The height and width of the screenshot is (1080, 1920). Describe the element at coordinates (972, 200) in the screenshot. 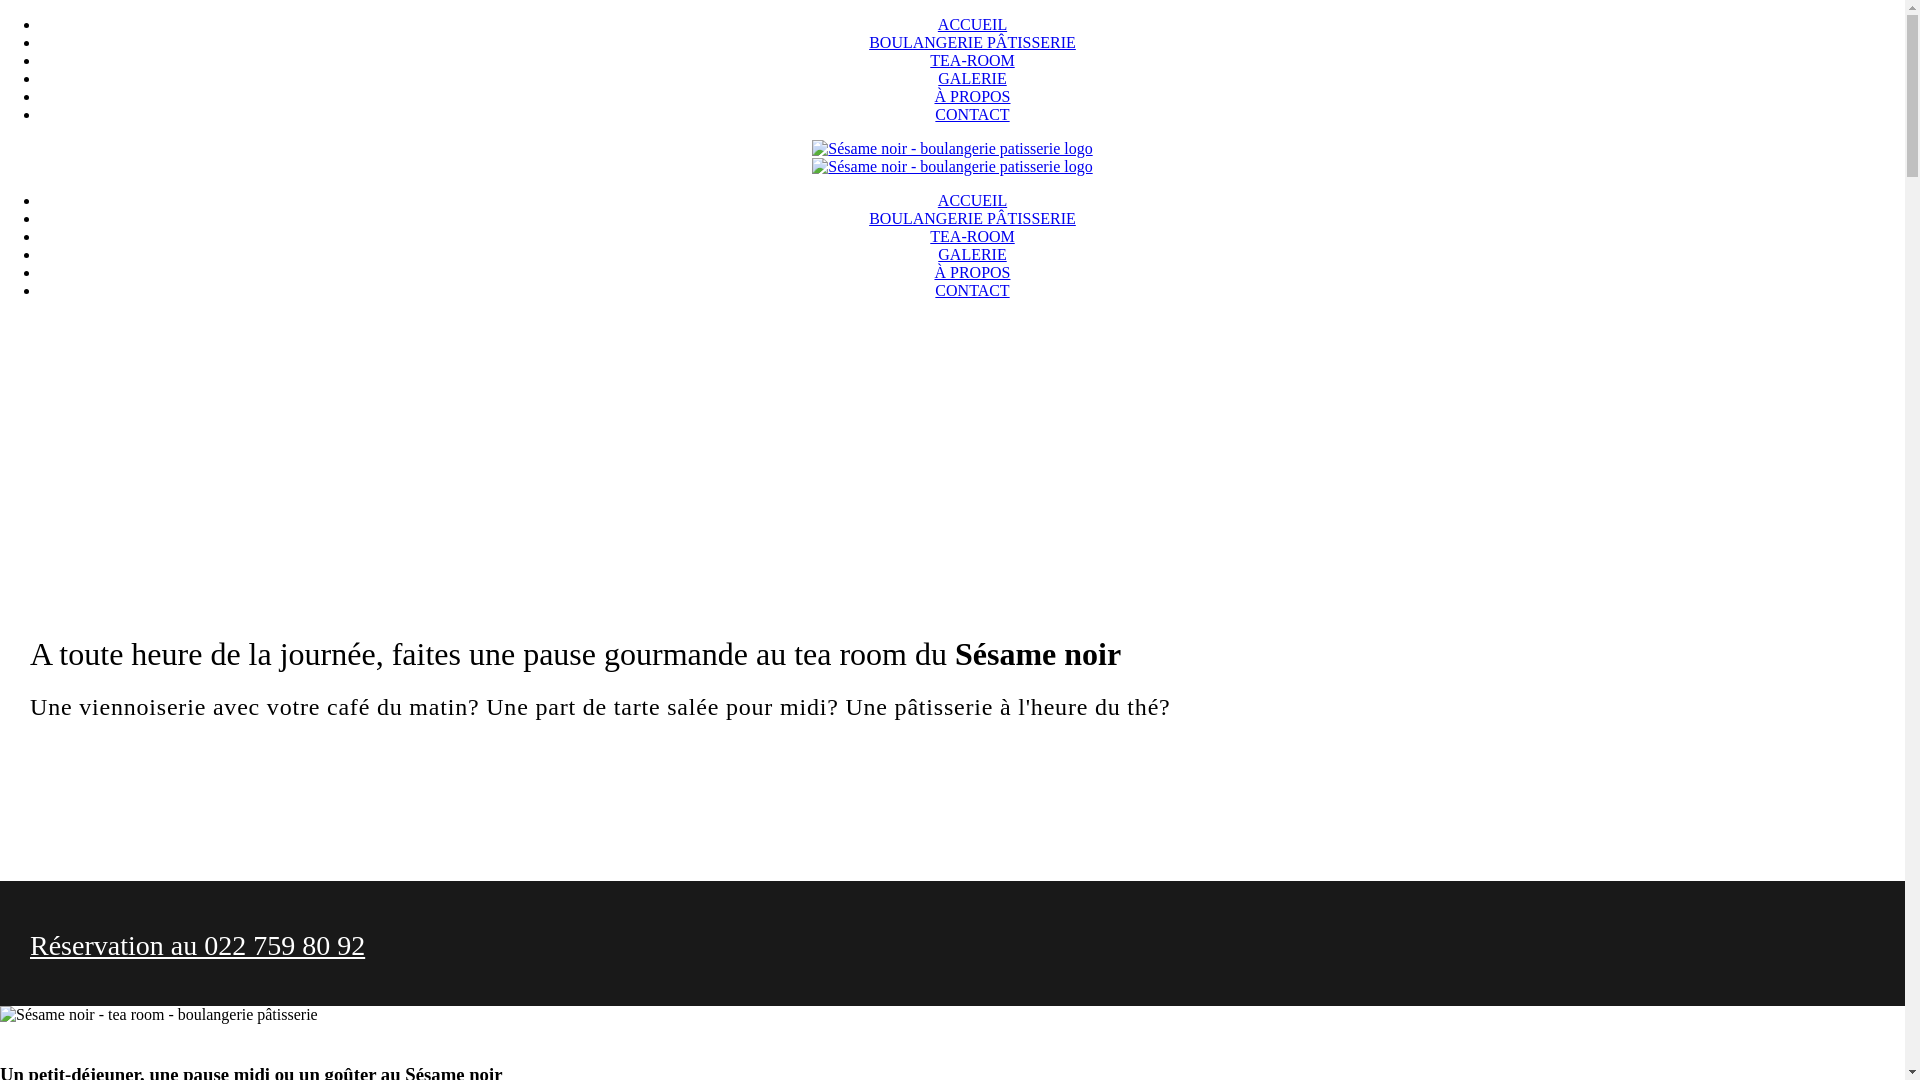

I see `'ACCUEIL'` at that location.